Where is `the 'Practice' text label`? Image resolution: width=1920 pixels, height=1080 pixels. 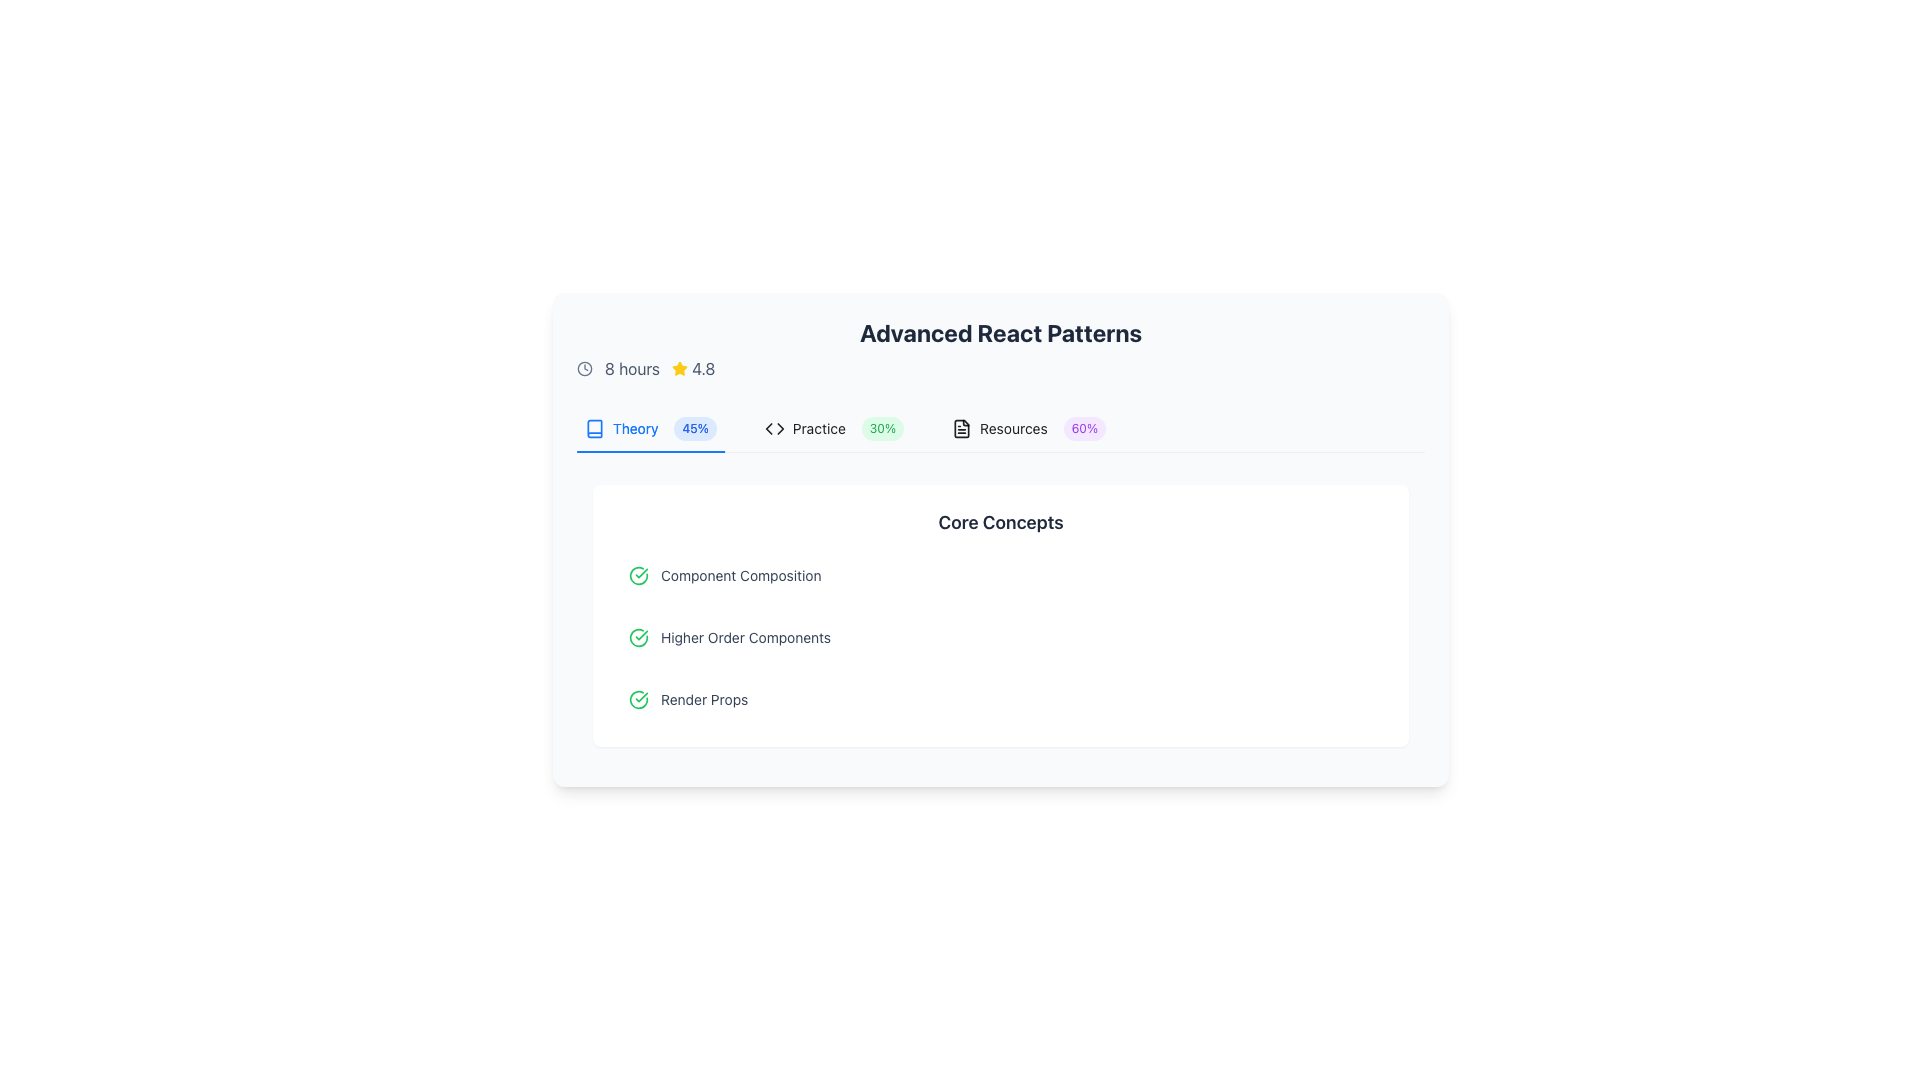 the 'Practice' text label is located at coordinates (819, 427).